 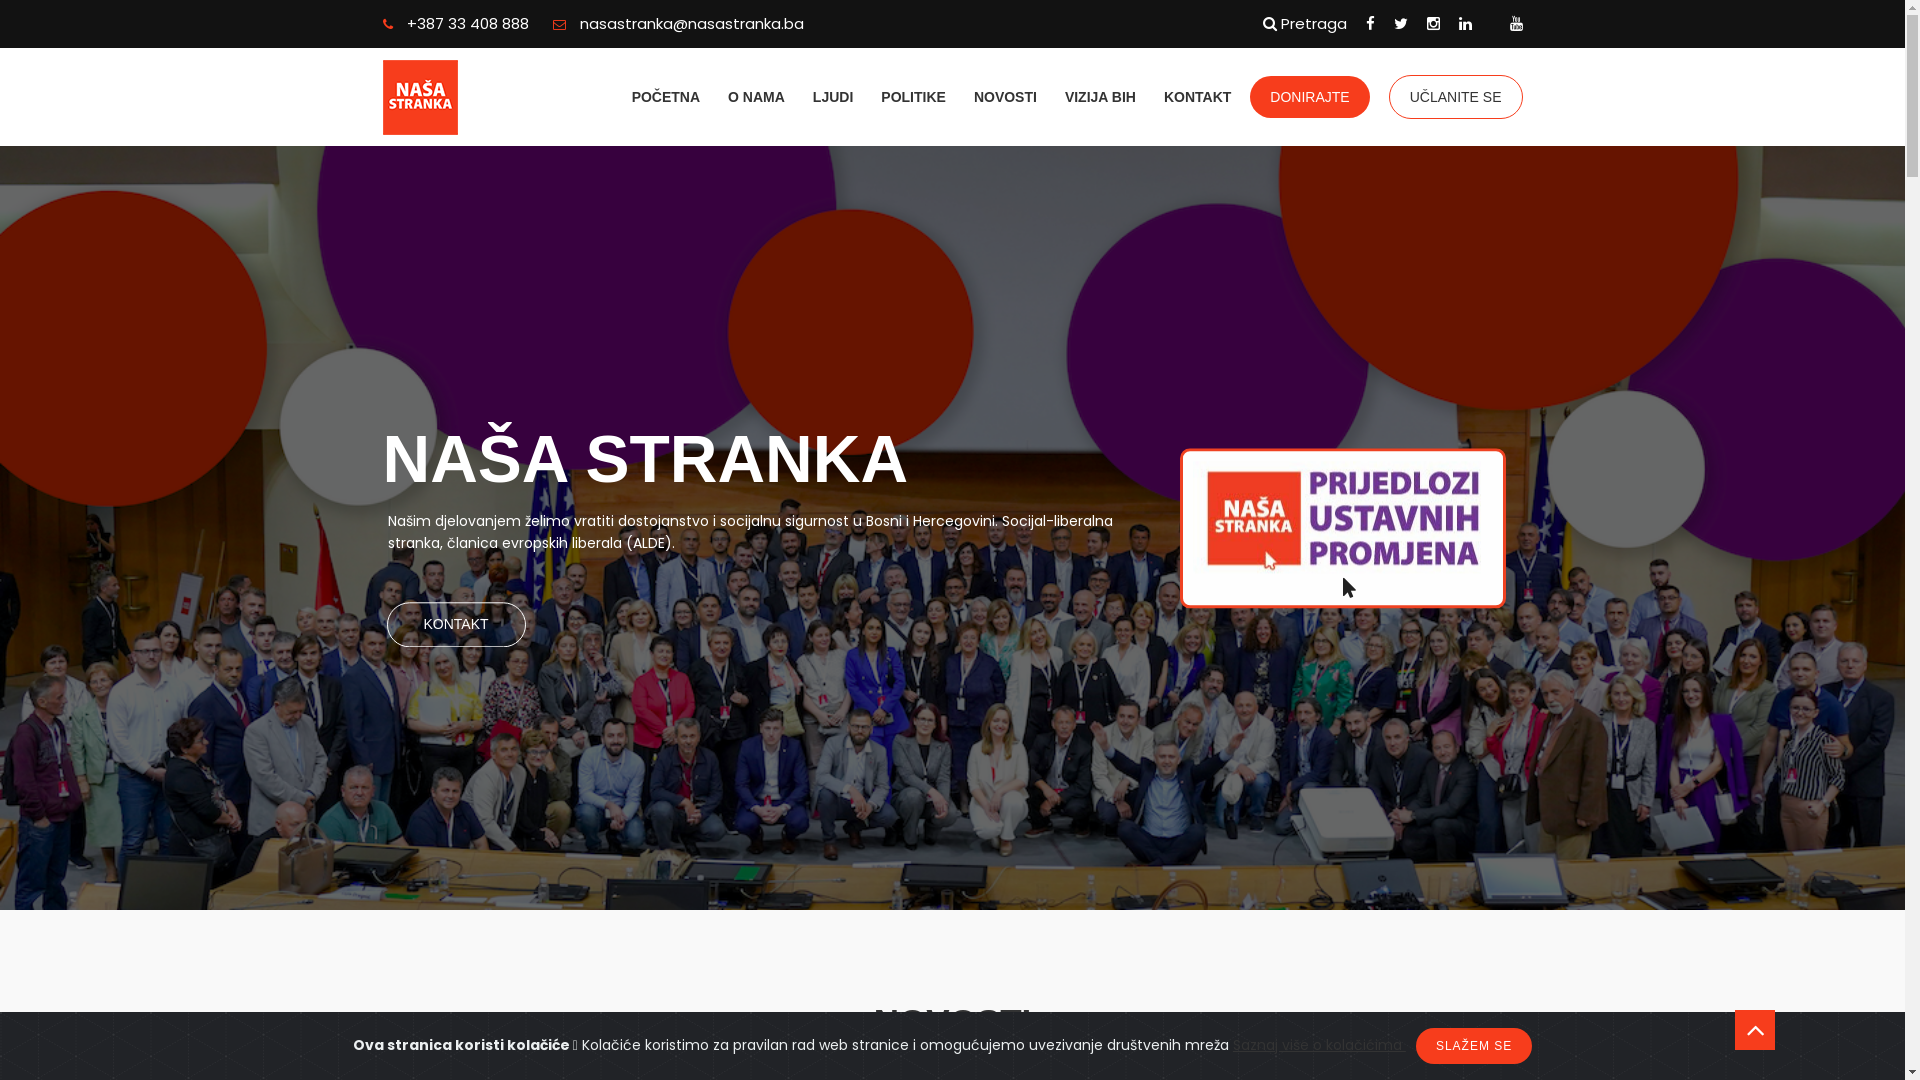 What do you see at coordinates (1369, 23) in the screenshot?
I see `'Facebook'` at bounding box center [1369, 23].